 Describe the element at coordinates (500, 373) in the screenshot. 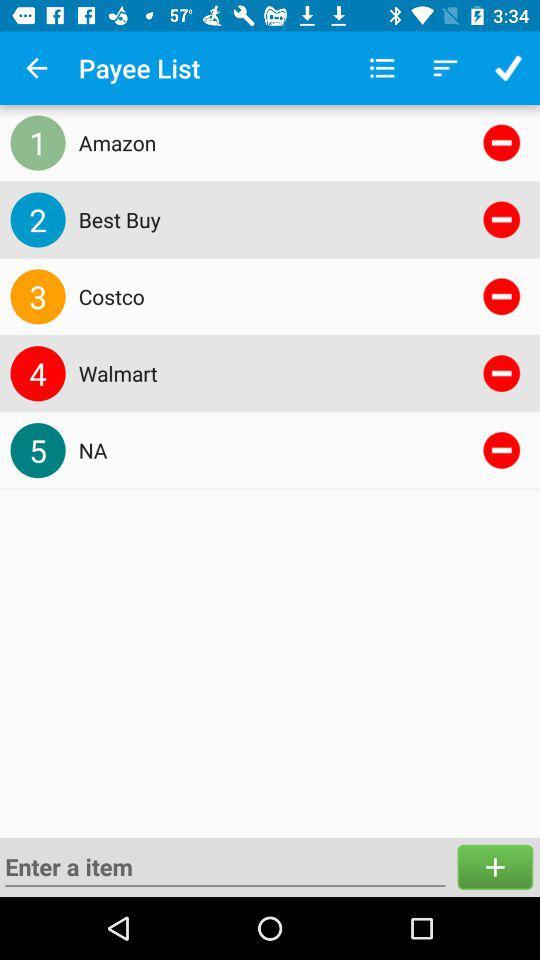

I see `minus symbol which is next to walmart` at that location.